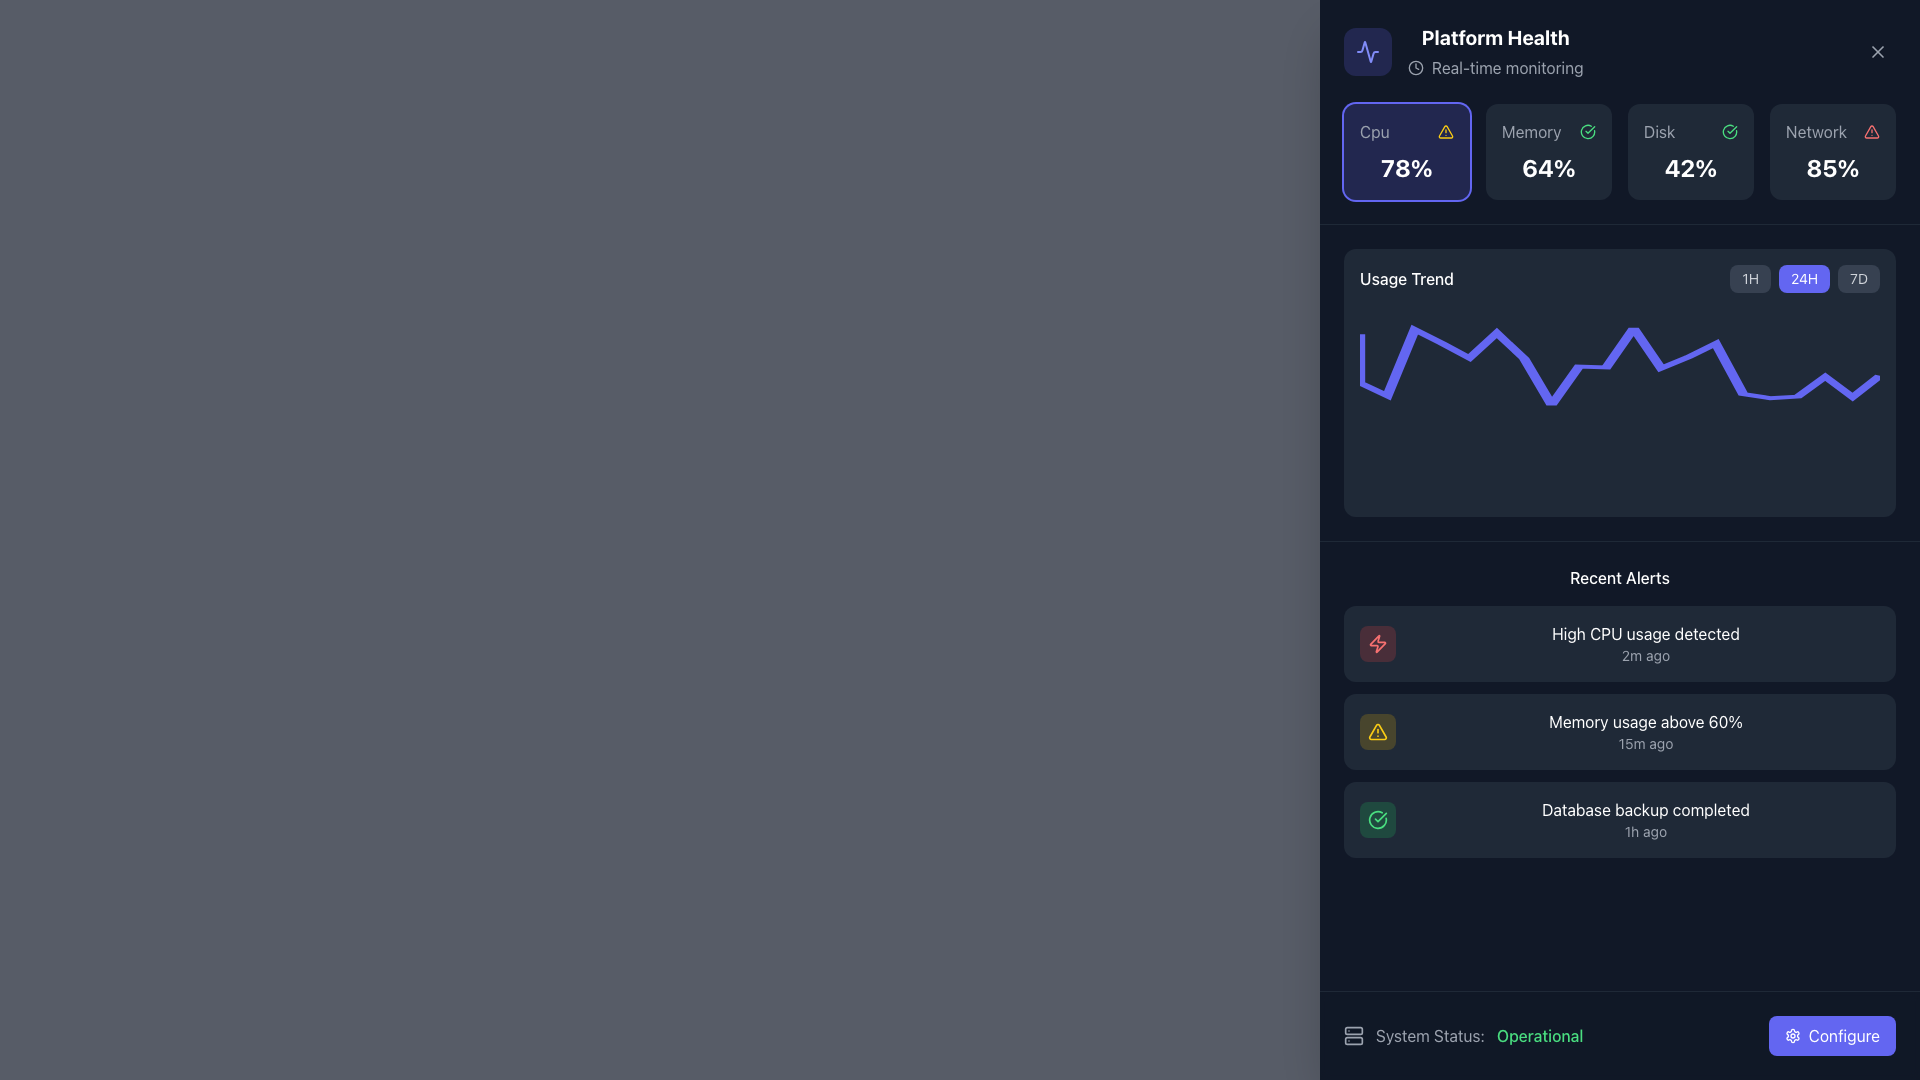 Image resolution: width=1920 pixels, height=1080 pixels. I want to click on system status information from the Status bar which displays 'System Status: Operational' and includes a 'Configure' button, so click(1620, 1035).